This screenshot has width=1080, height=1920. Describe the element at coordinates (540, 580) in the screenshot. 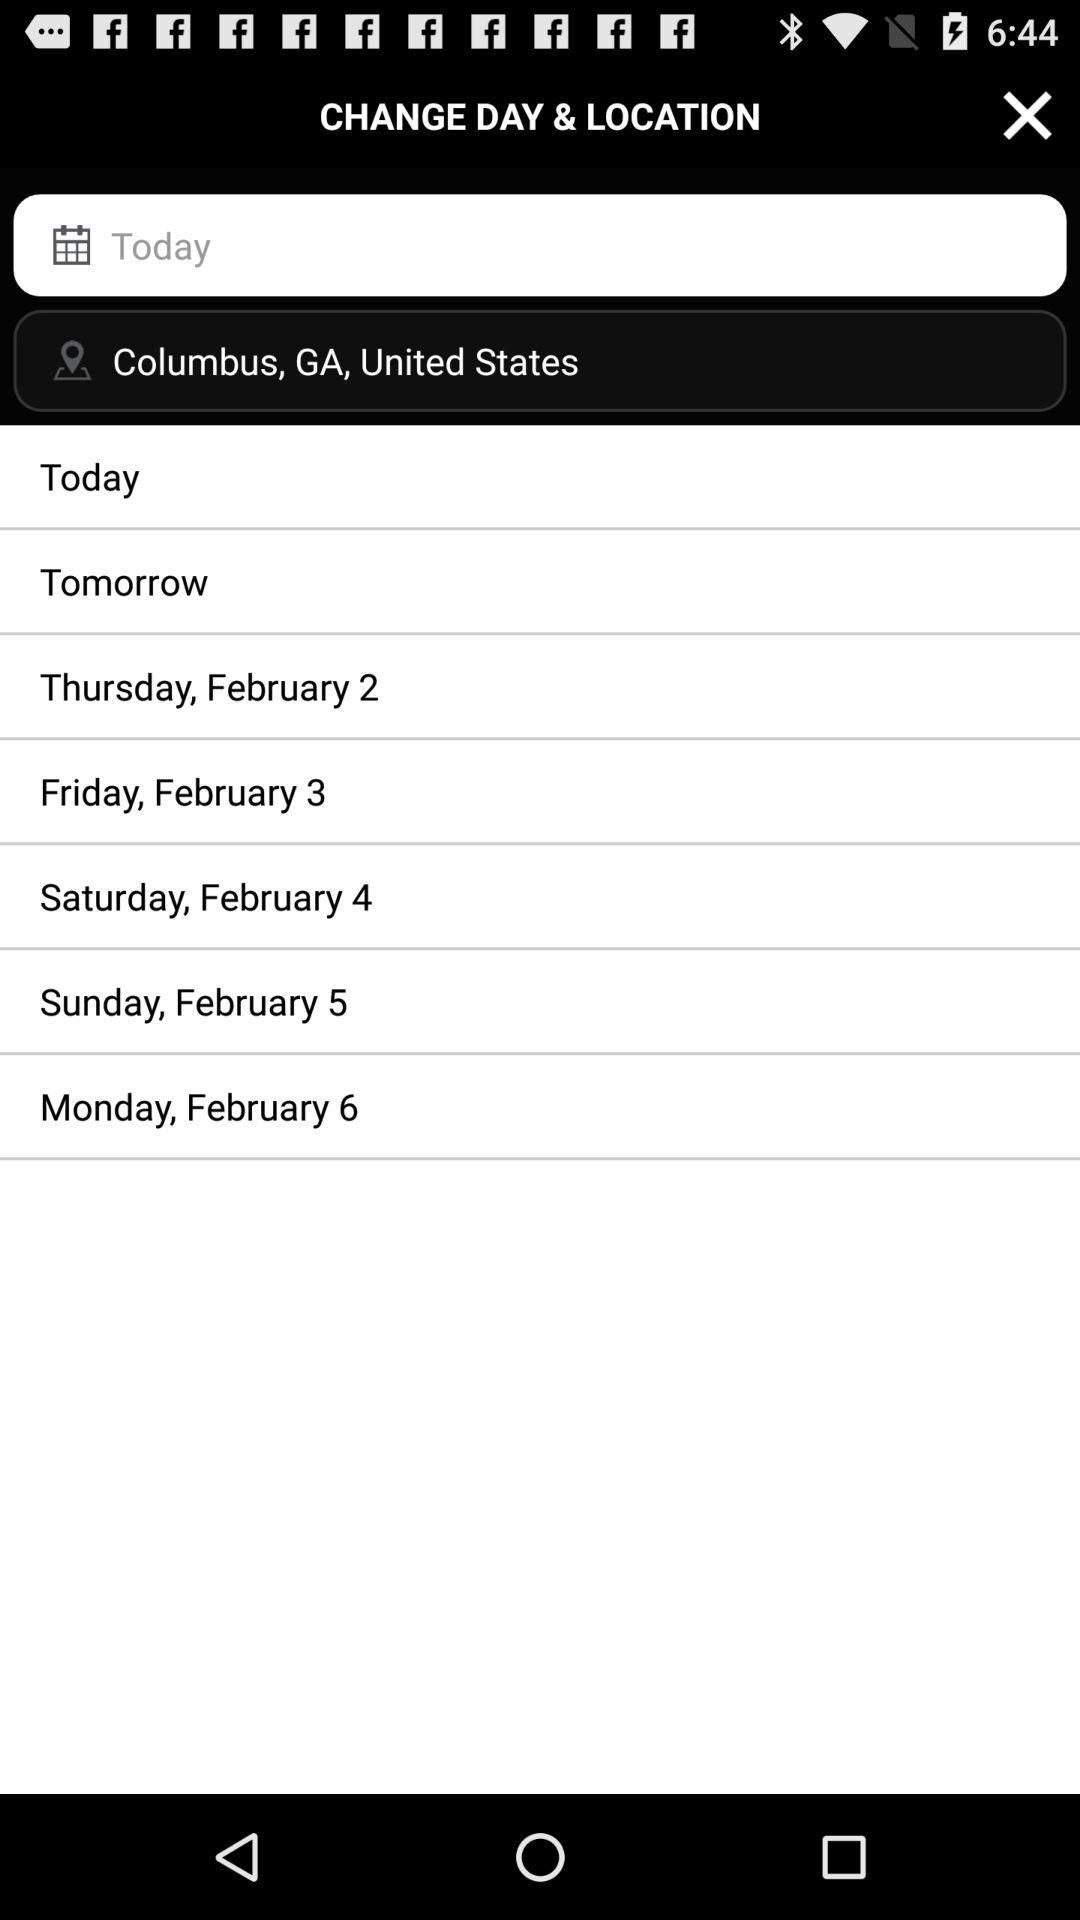

I see `the tomorrow icon` at that location.